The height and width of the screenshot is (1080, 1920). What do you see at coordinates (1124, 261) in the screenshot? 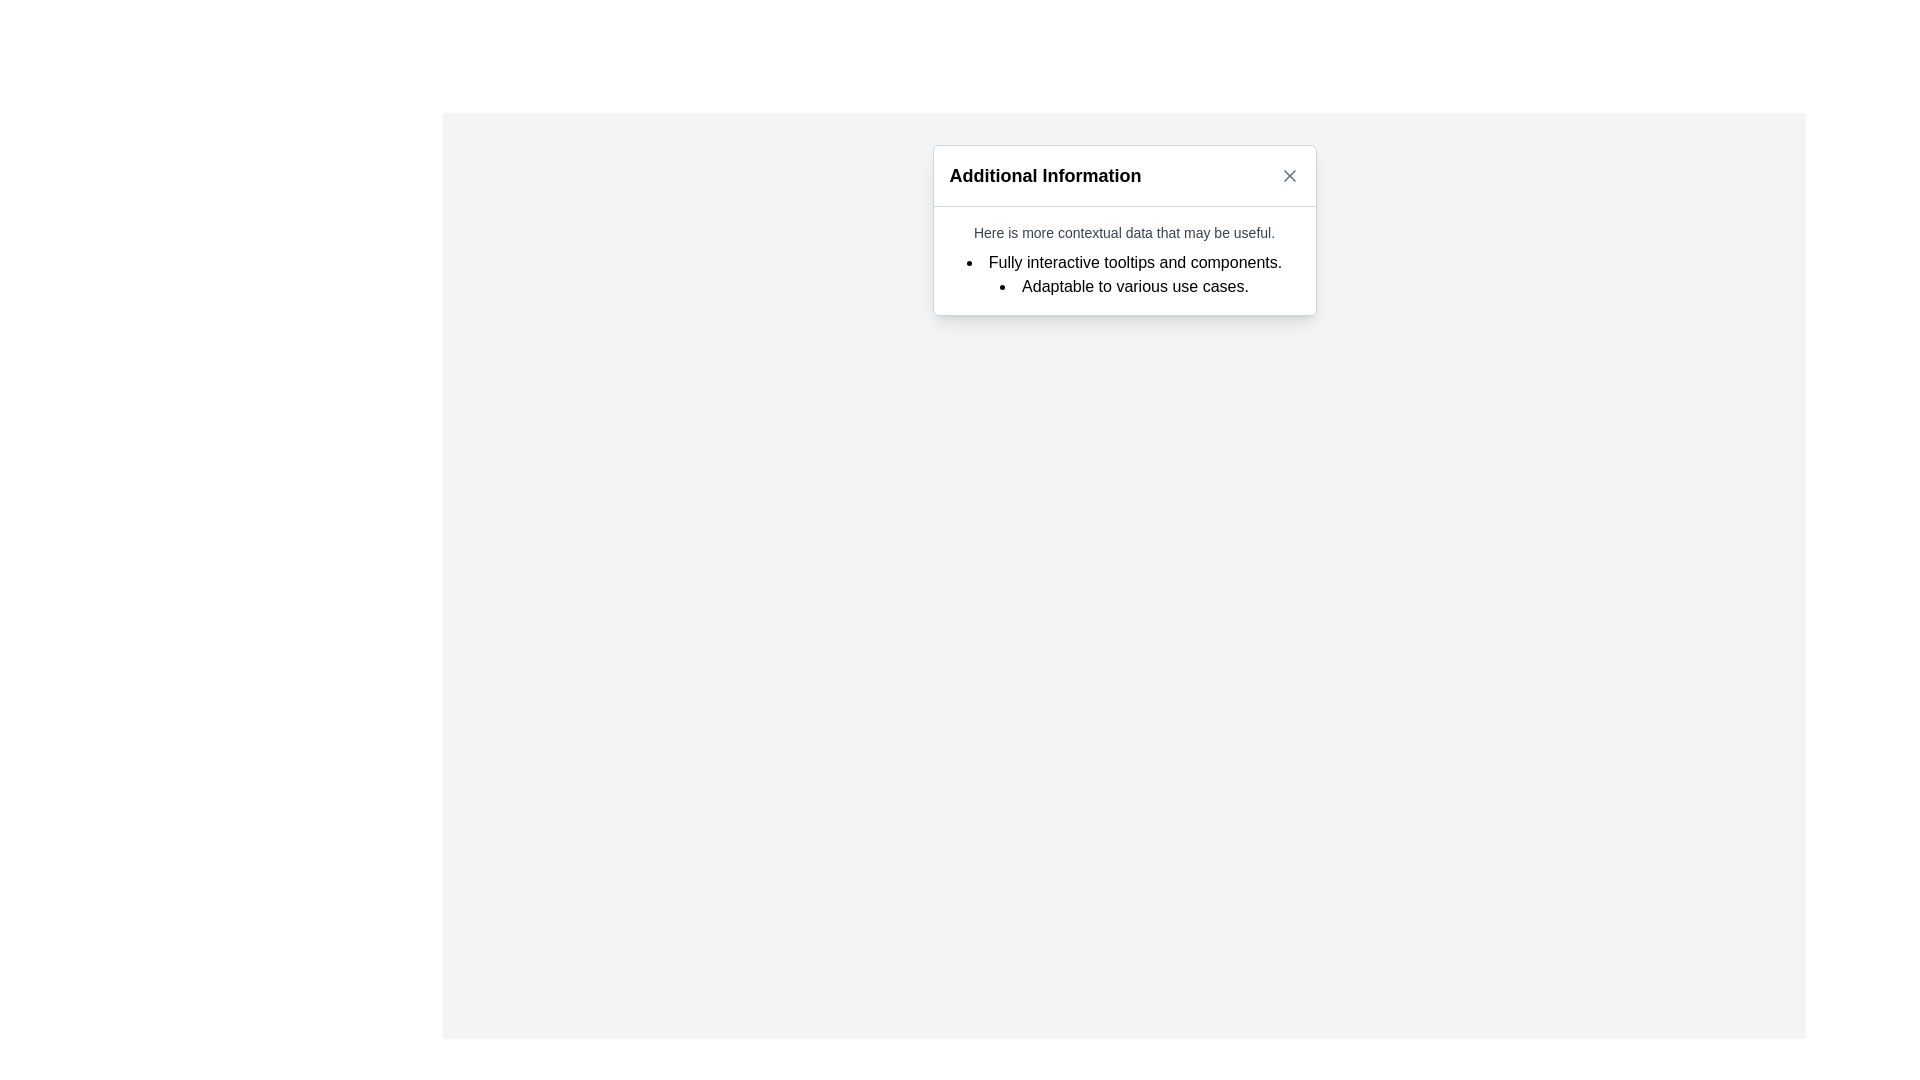
I see `the first descriptive text element in the 'Additional Information' modal, which provides information about interactive tooltips and components` at bounding box center [1124, 261].